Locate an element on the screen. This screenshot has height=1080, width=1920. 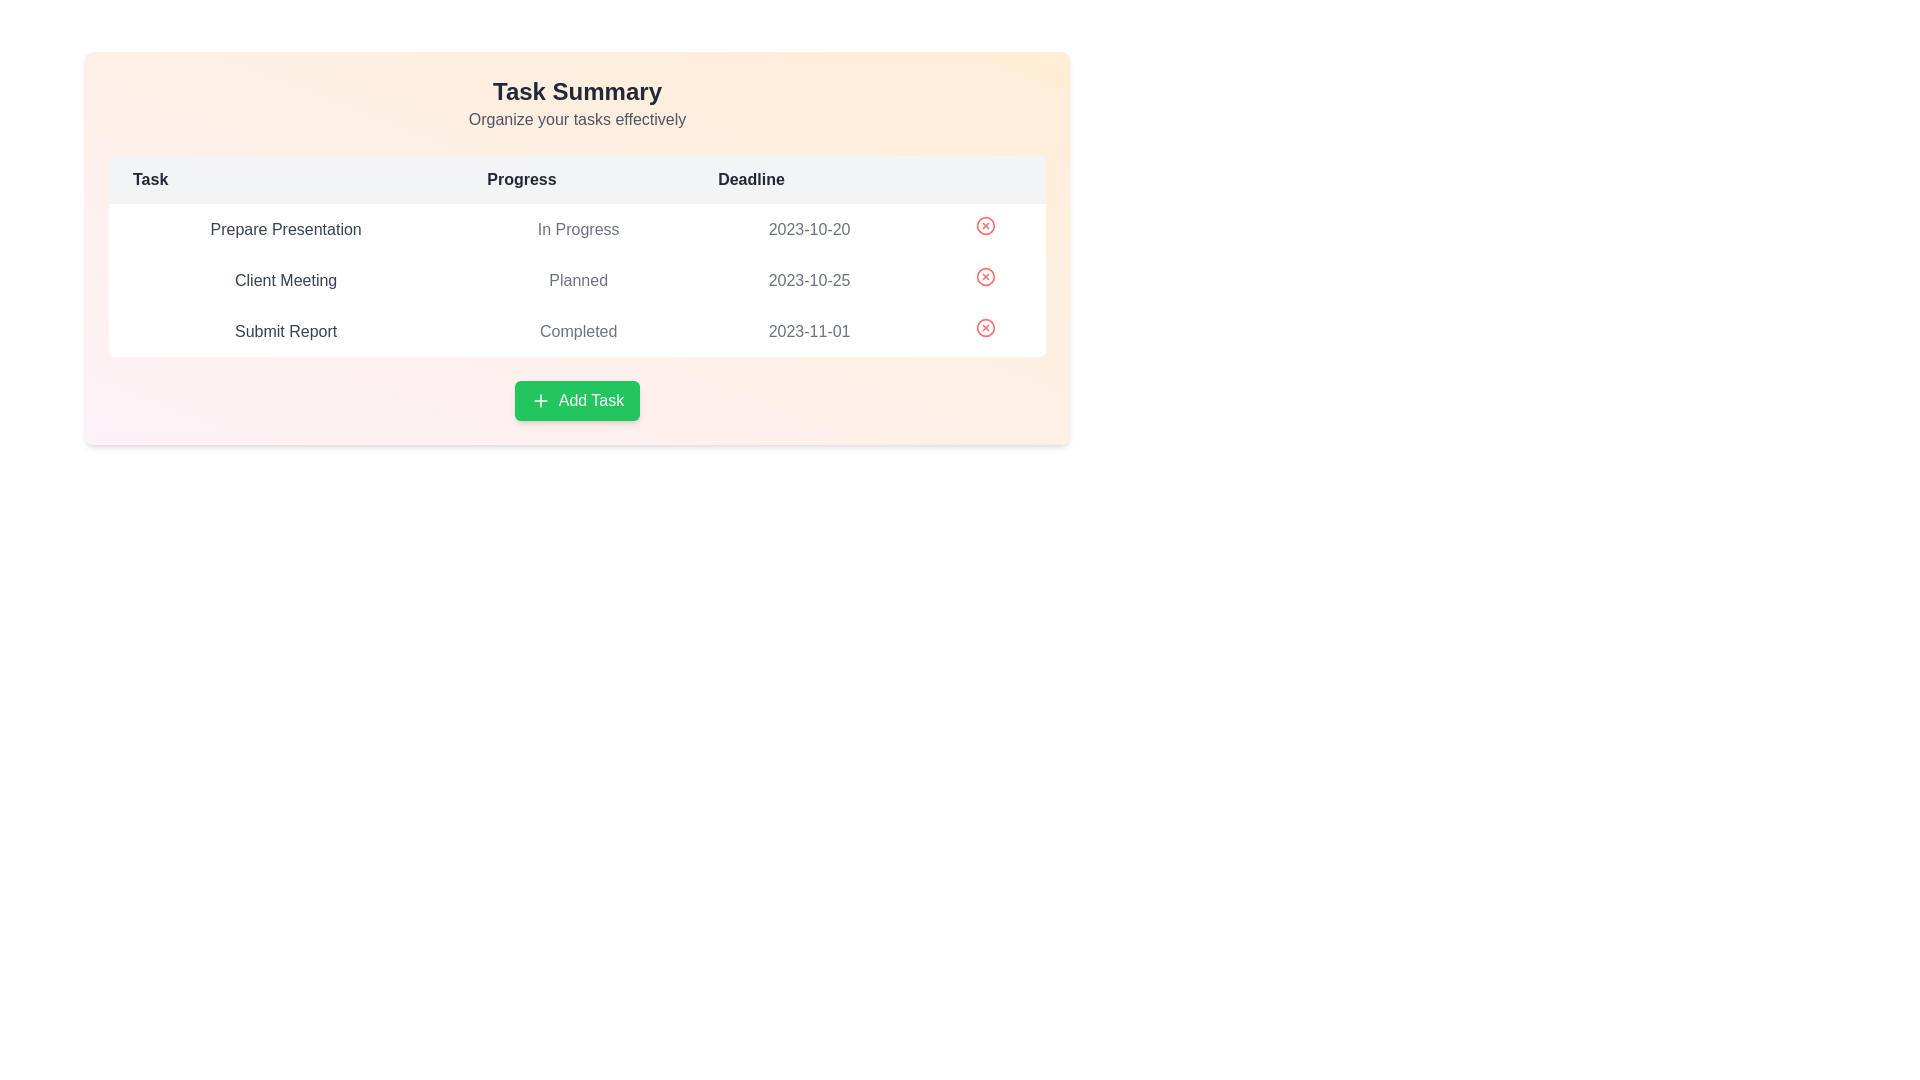
the 'Add Task' button to initiate adding a new task is located at coordinates (576, 401).